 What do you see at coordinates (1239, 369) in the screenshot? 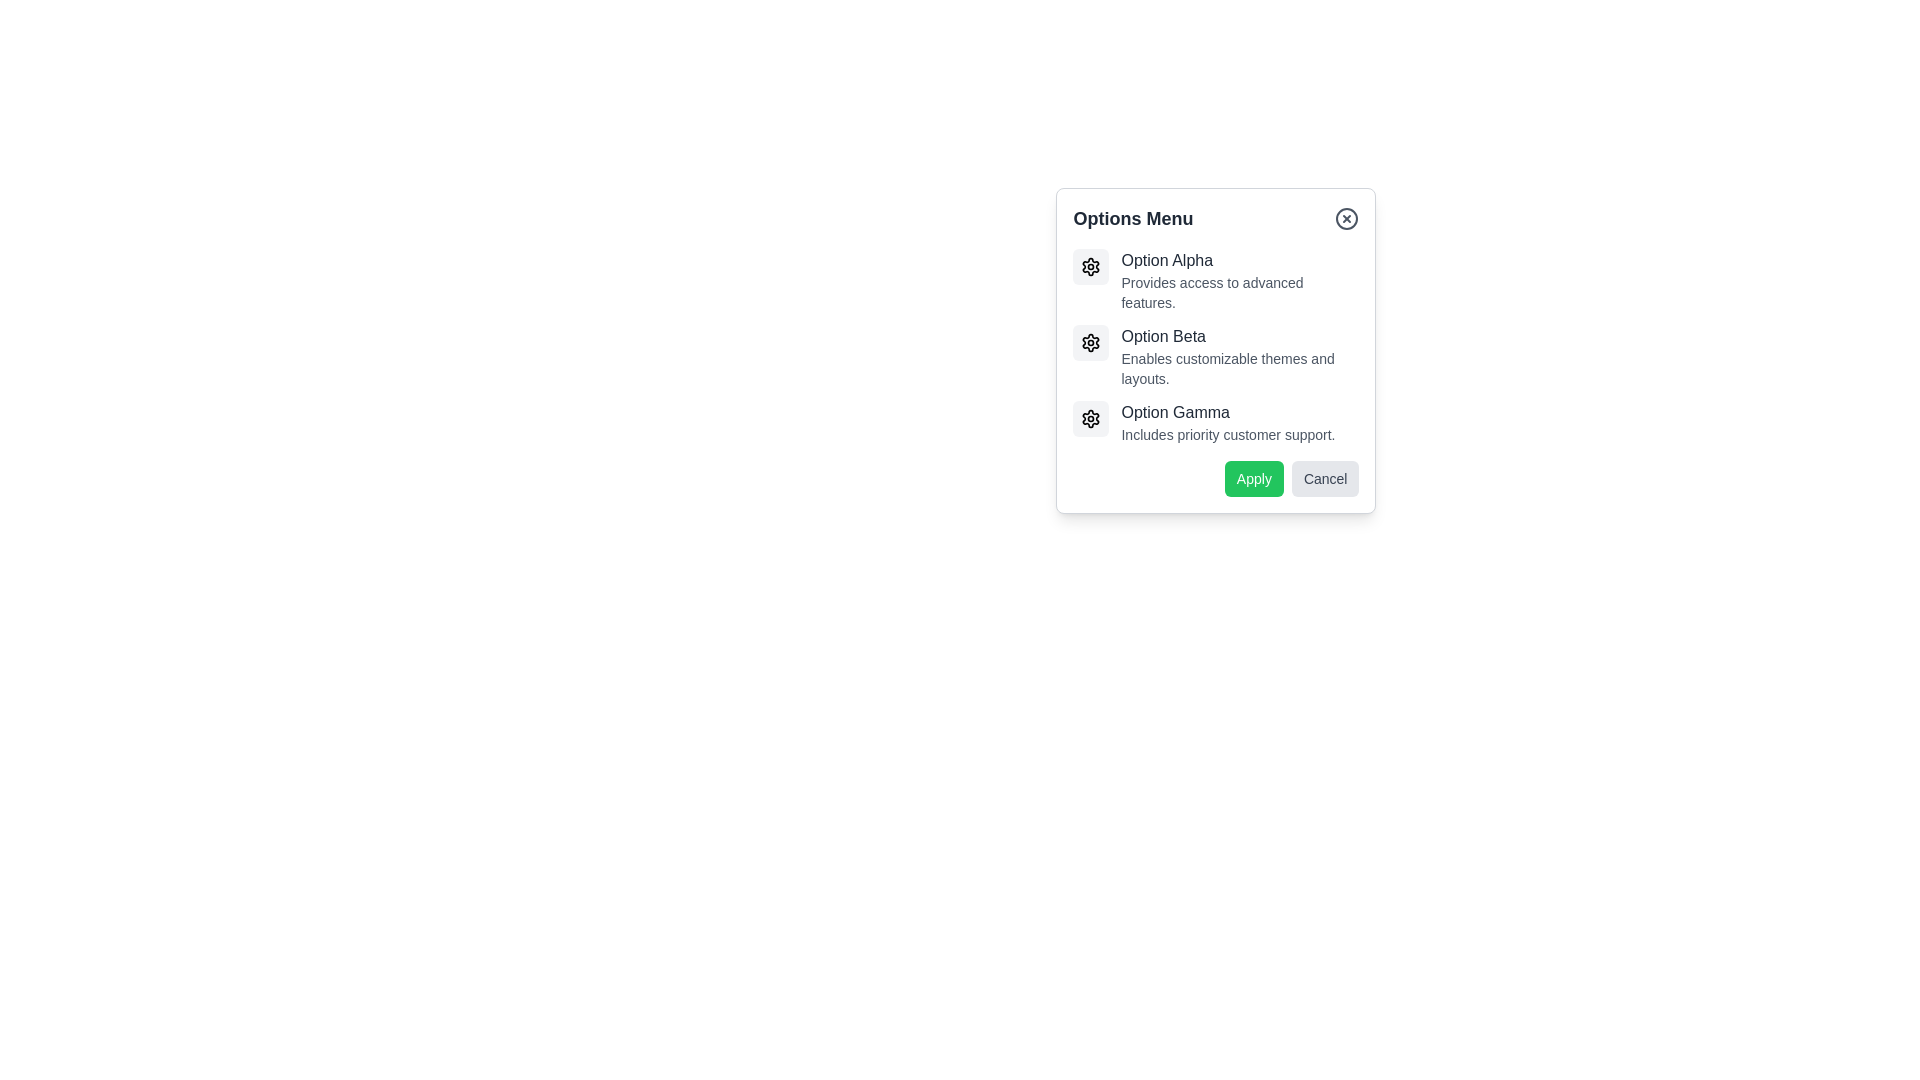
I see `the static text label stating 'Enables customizable themes and layouts.', located under the main title 'Option Beta' in the central options menu dialog` at bounding box center [1239, 369].